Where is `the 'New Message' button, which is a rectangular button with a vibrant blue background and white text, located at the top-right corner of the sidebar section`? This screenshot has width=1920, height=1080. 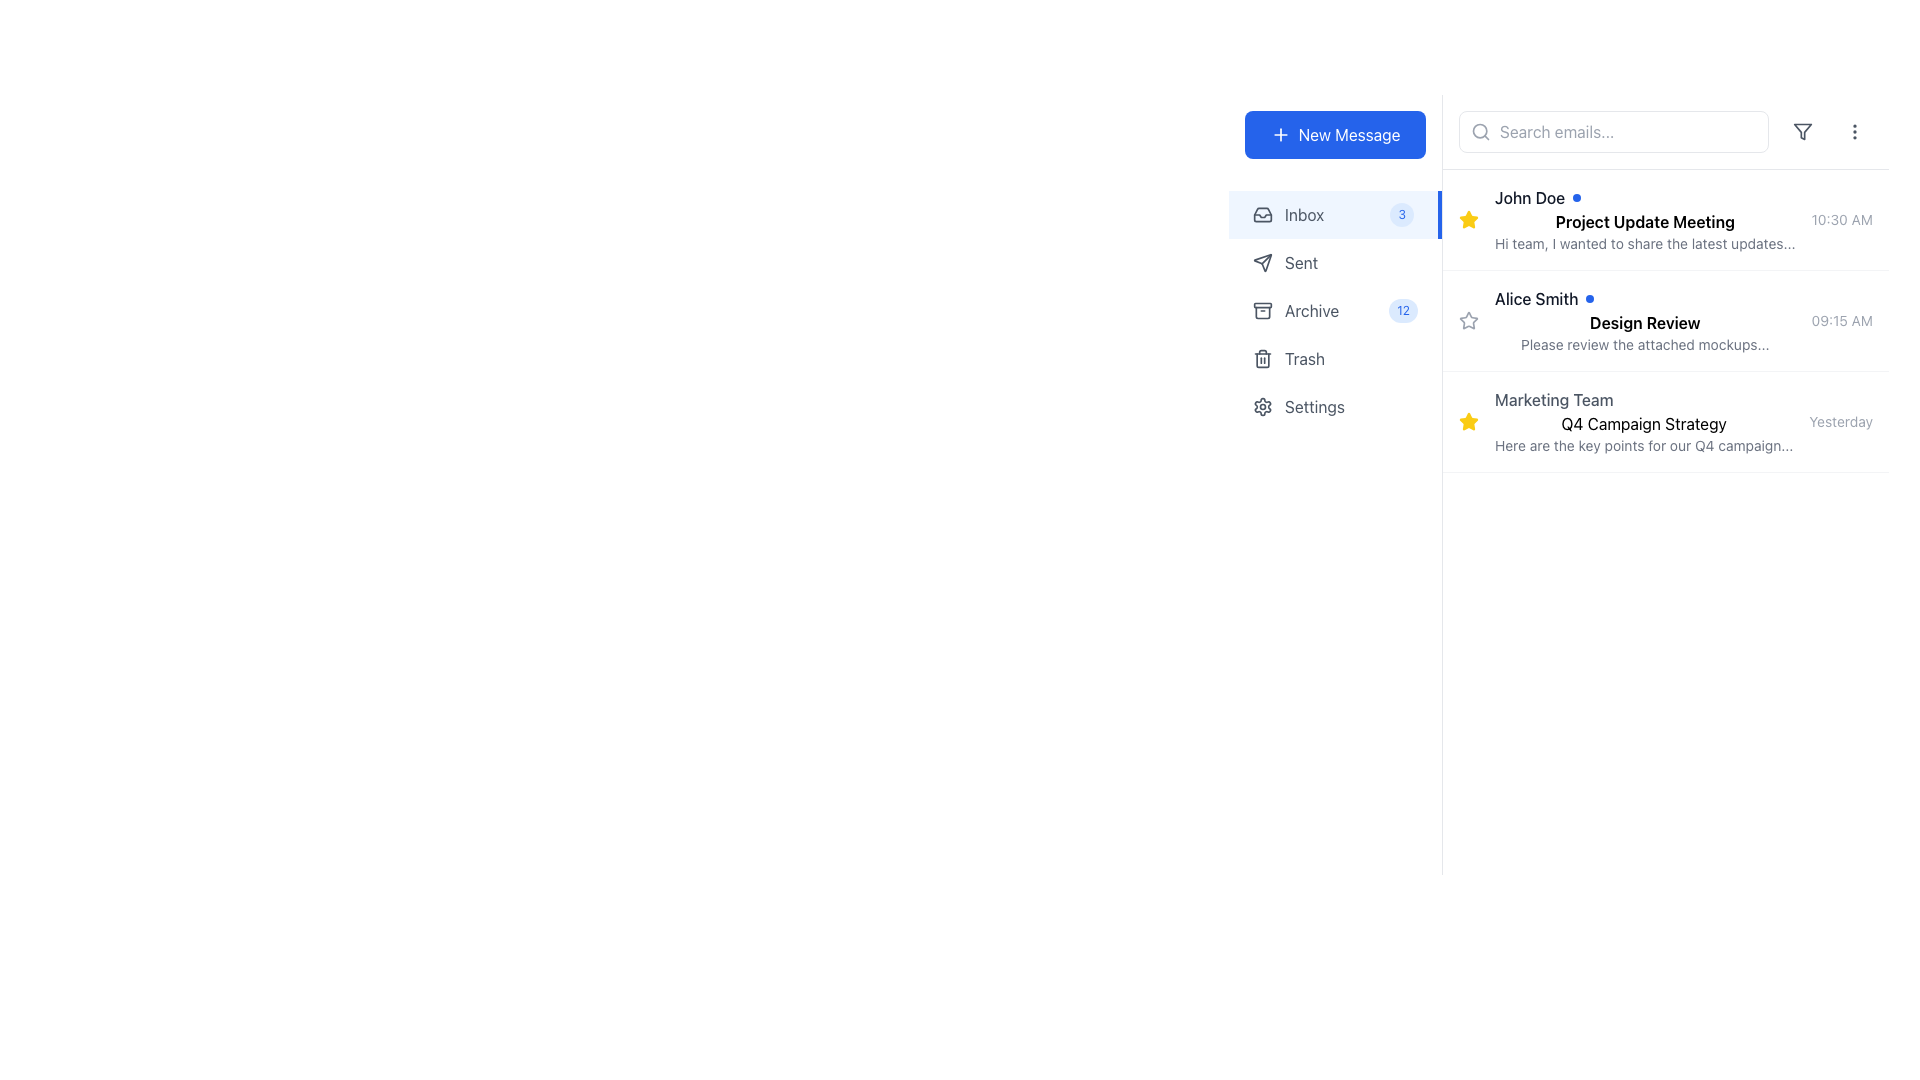 the 'New Message' button, which is a rectangular button with a vibrant blue background and white text, located at the top-right corner of the sidebar section is located at coordinates (1335, 135).